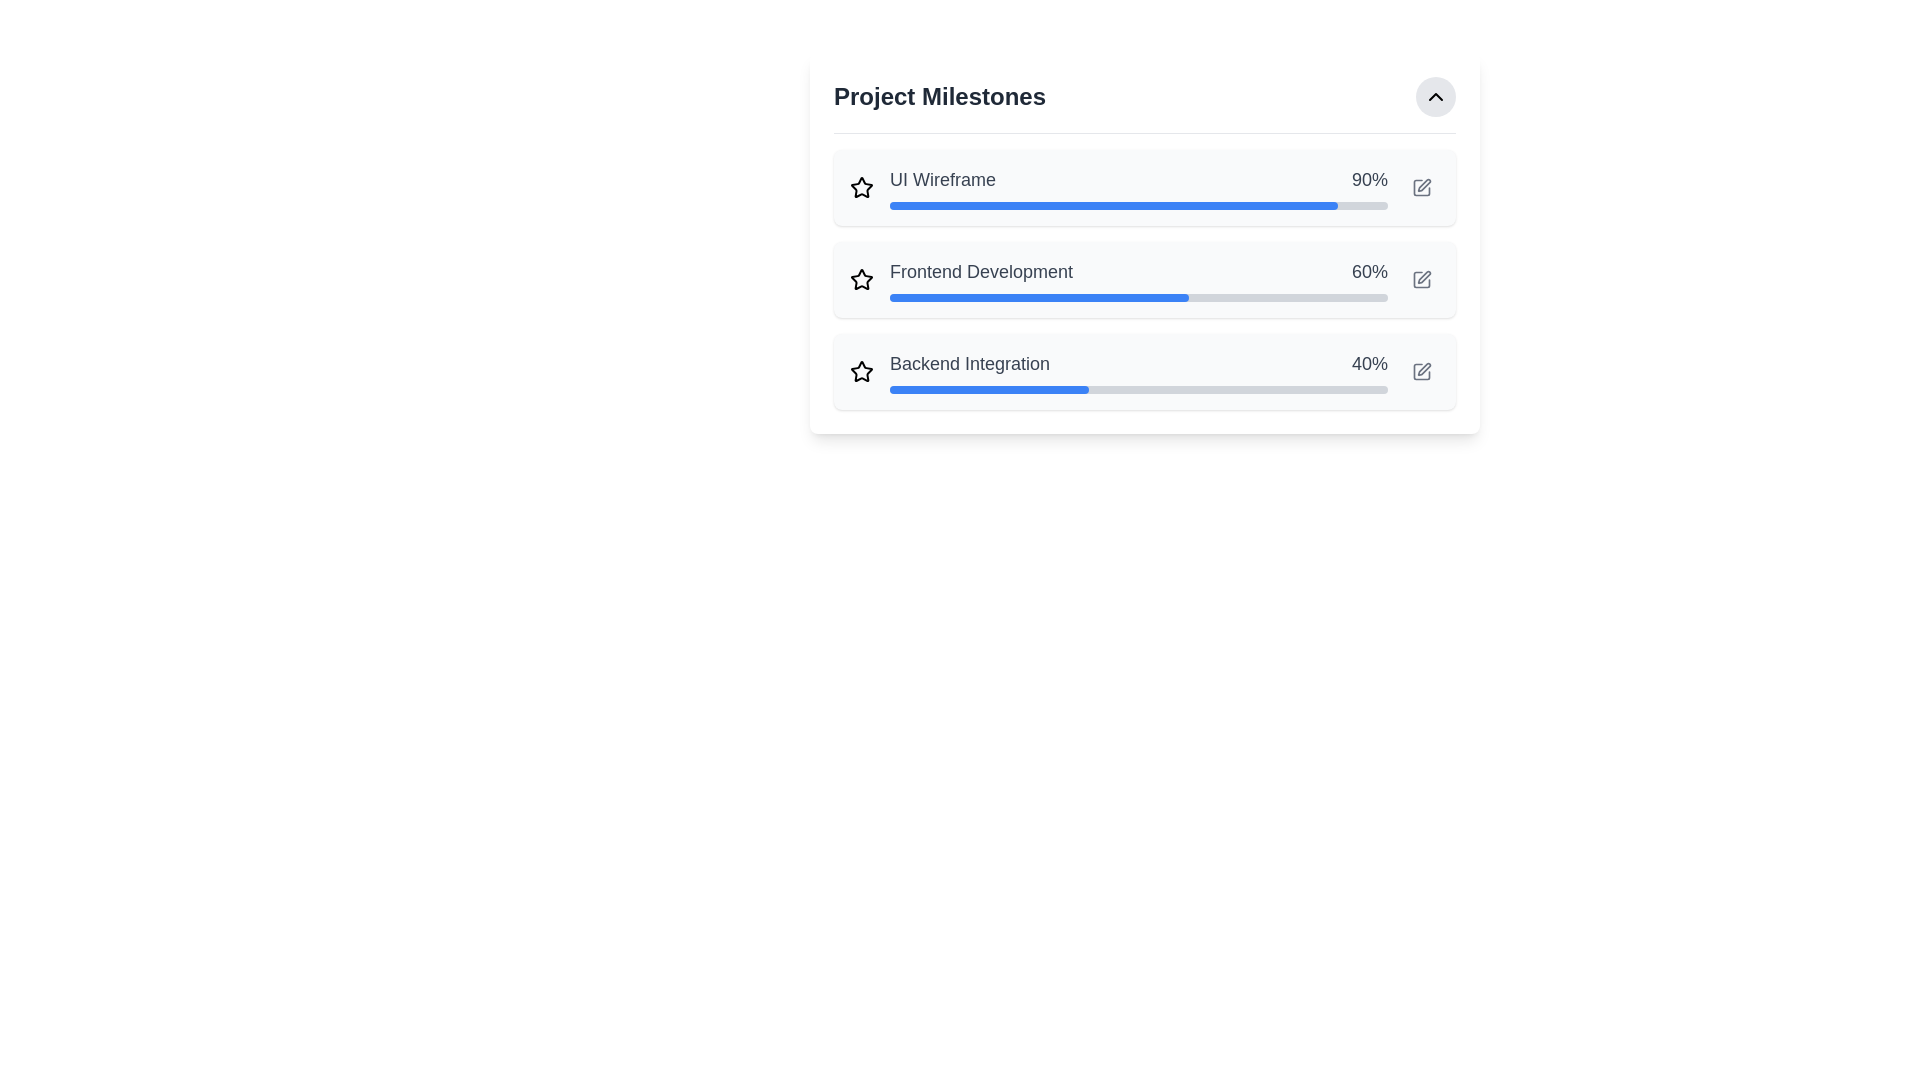 The height and width of the screenshot is (1080, 1920). Describe the element at coordinates (942, 180) in the screenshot. I see `the static text label displaying 'UI Wireframe', which is part of a row showing progress information and is styled in gray color` at that location.